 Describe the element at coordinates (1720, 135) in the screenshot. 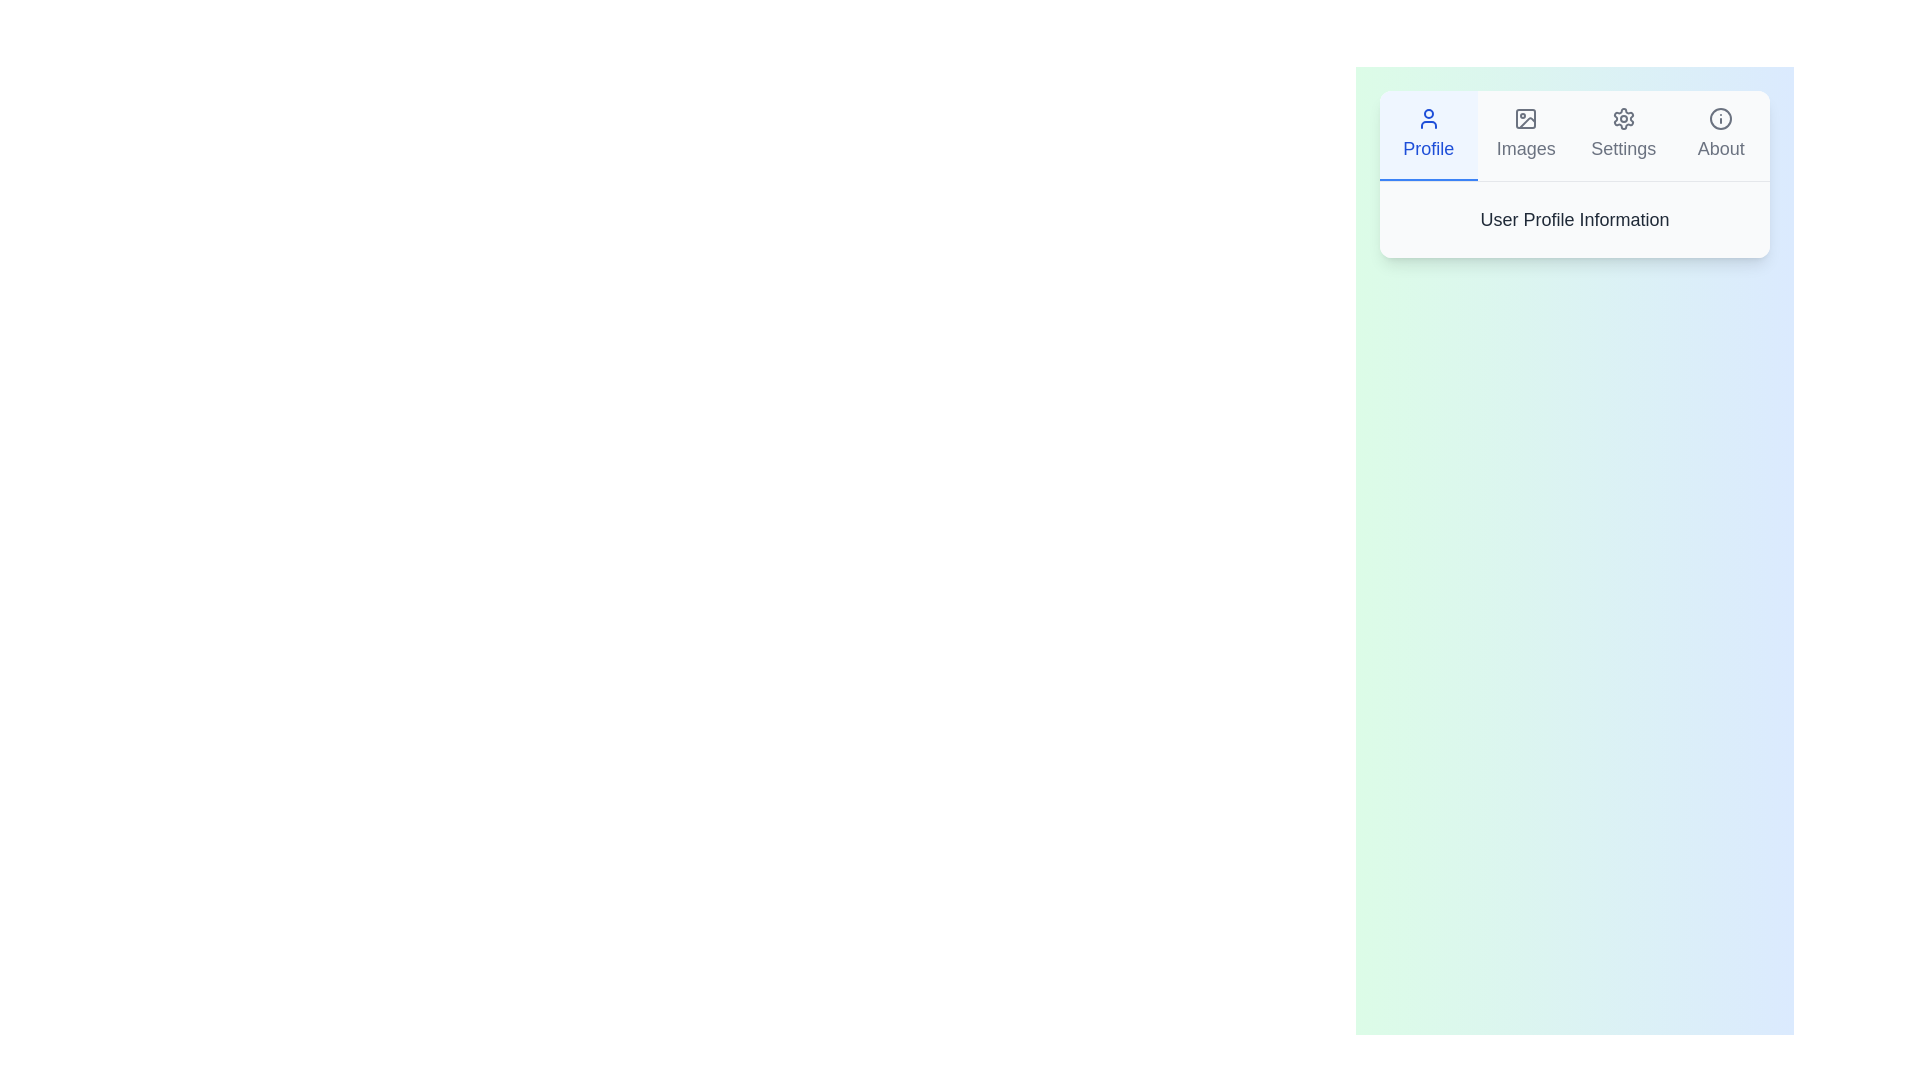

I see `the tab labeled About` at that location.